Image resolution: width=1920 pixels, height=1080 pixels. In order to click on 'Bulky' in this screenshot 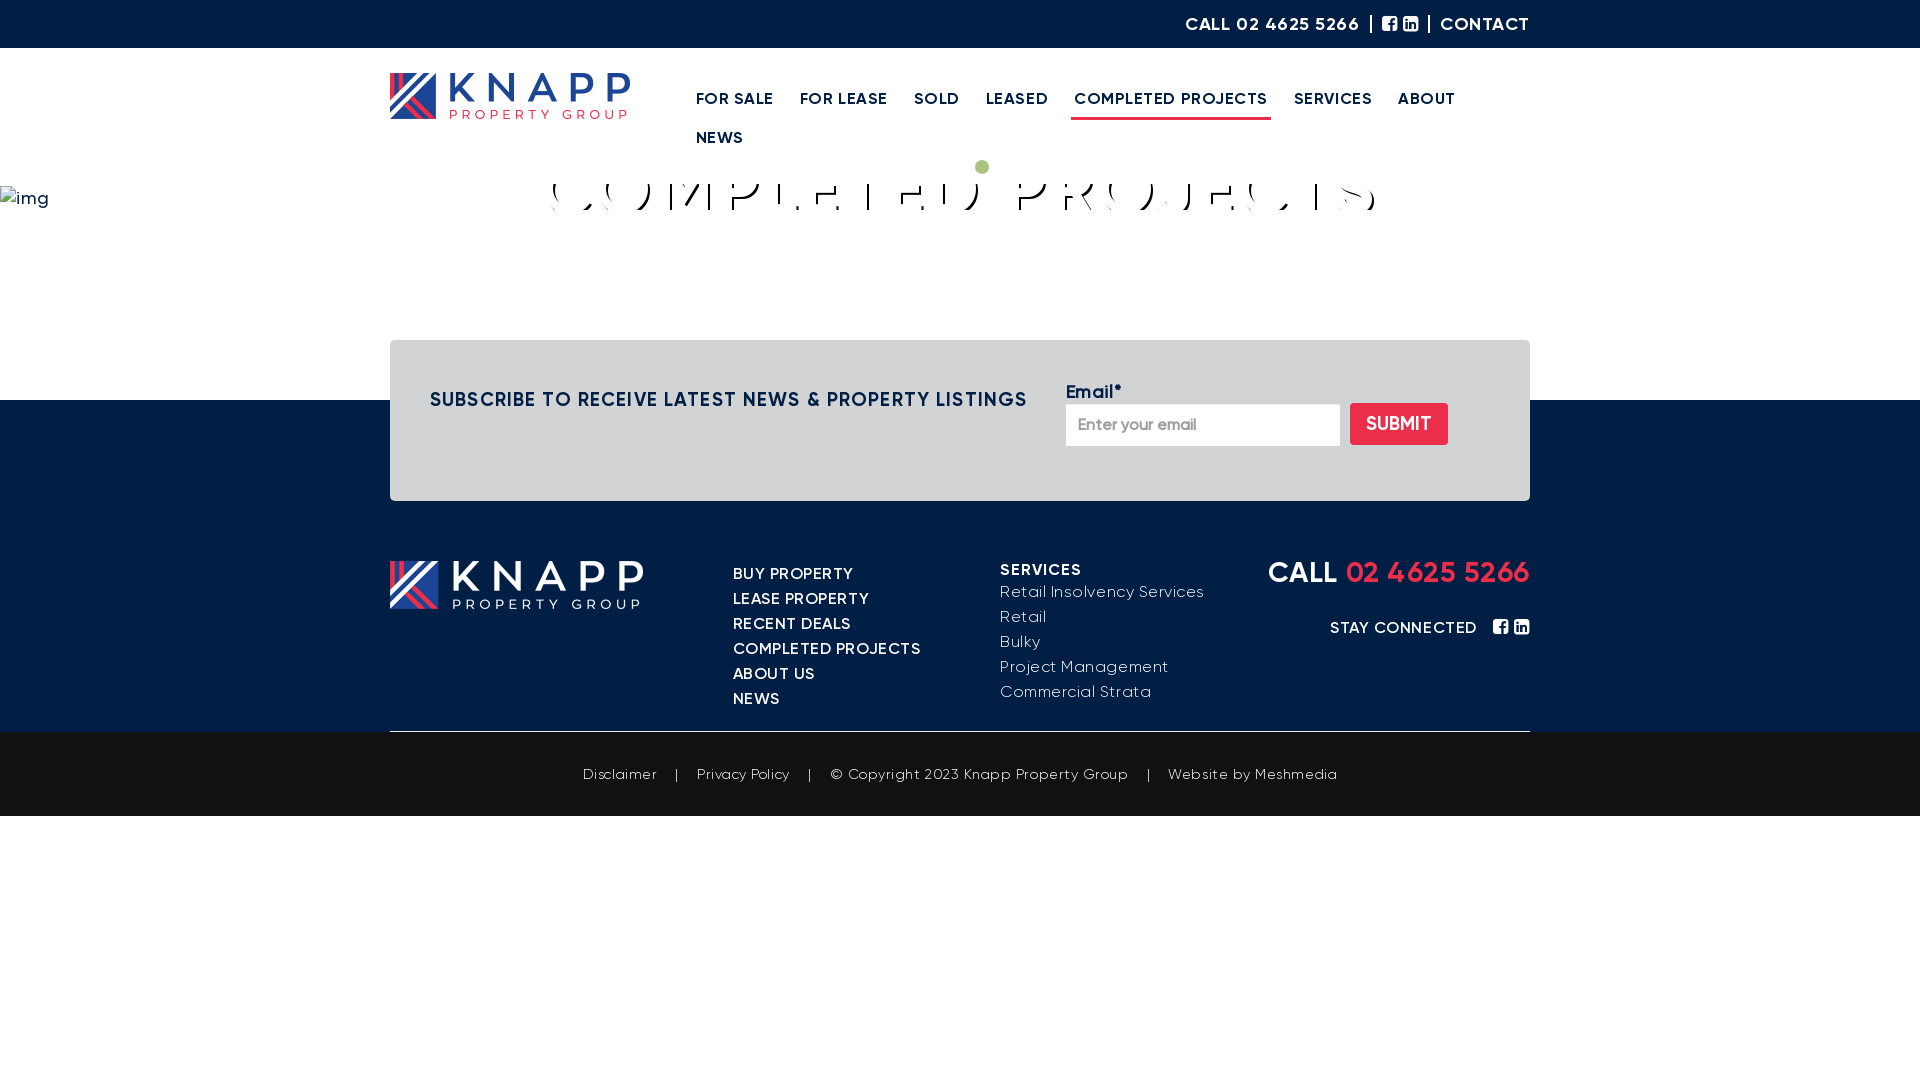, I will do `click(1020, 641)`.